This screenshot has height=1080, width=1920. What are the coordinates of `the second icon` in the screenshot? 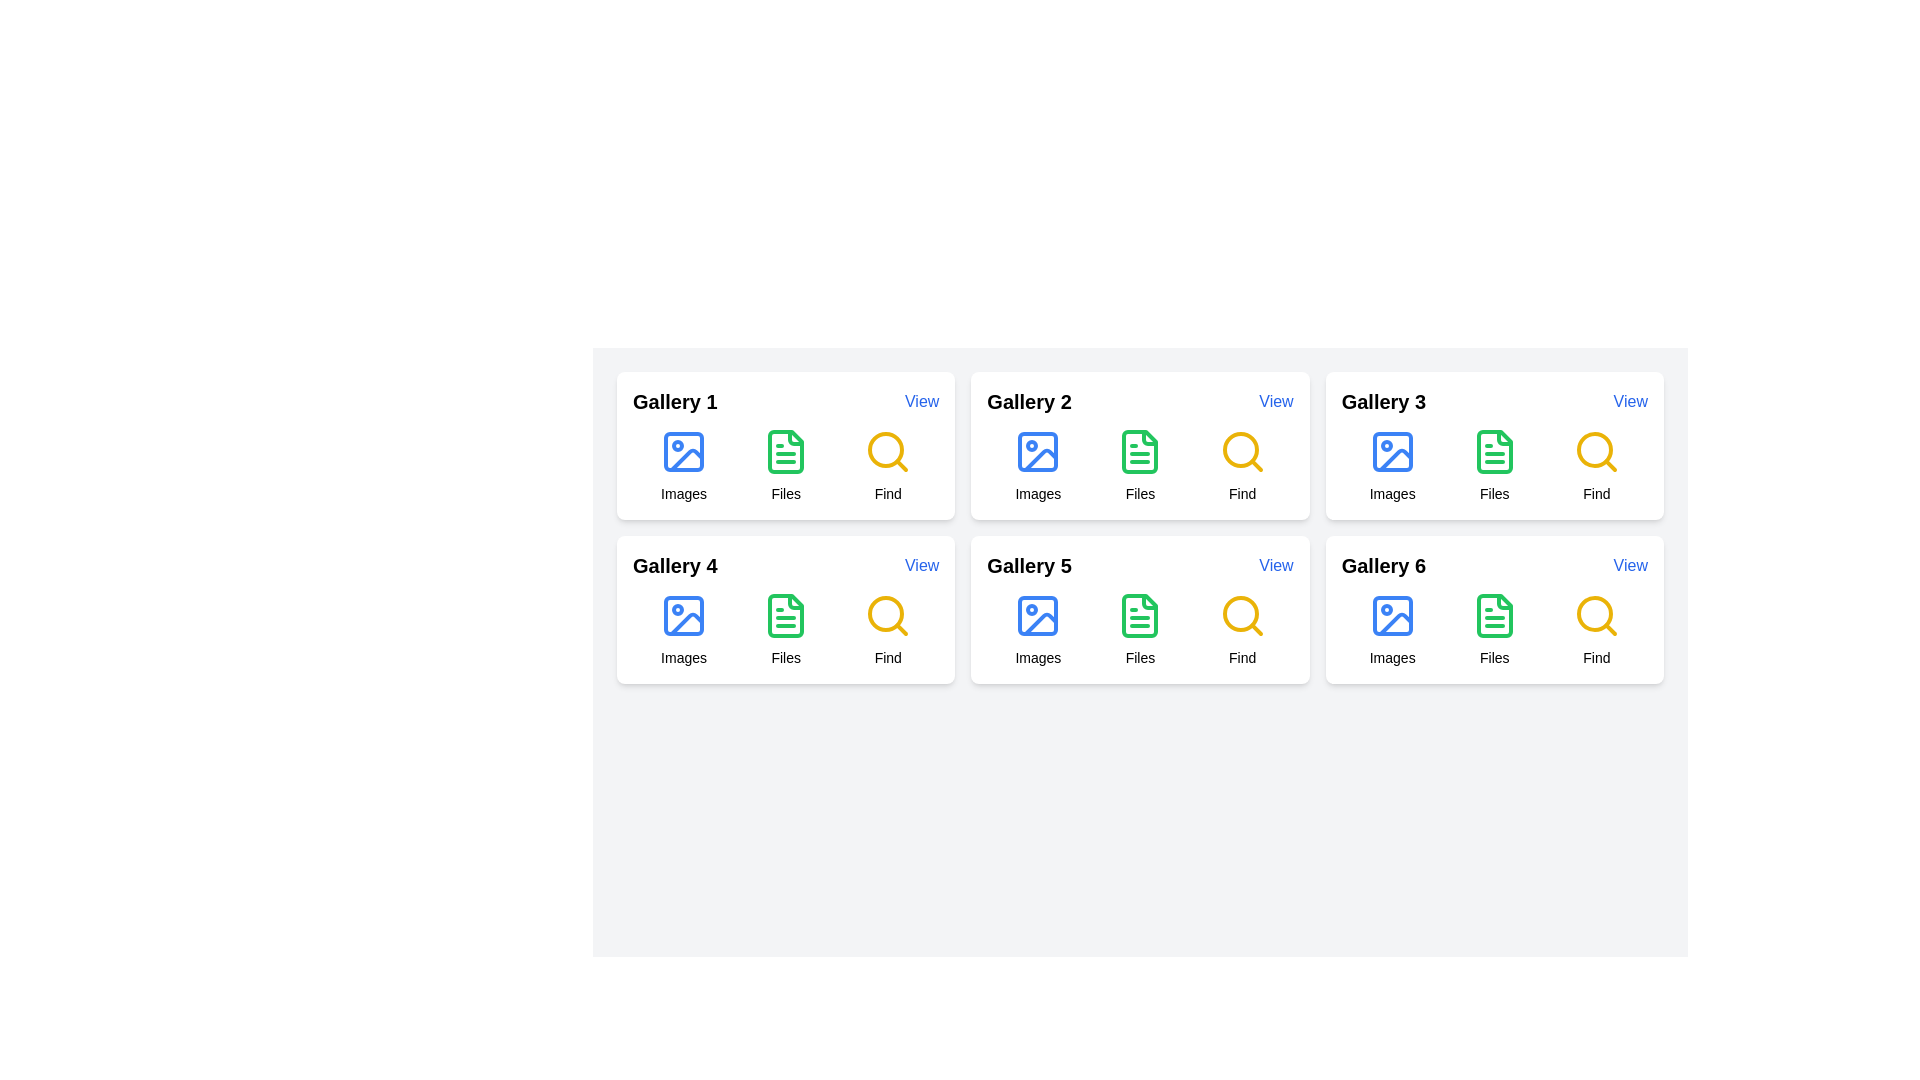 It's located at (785, 615).